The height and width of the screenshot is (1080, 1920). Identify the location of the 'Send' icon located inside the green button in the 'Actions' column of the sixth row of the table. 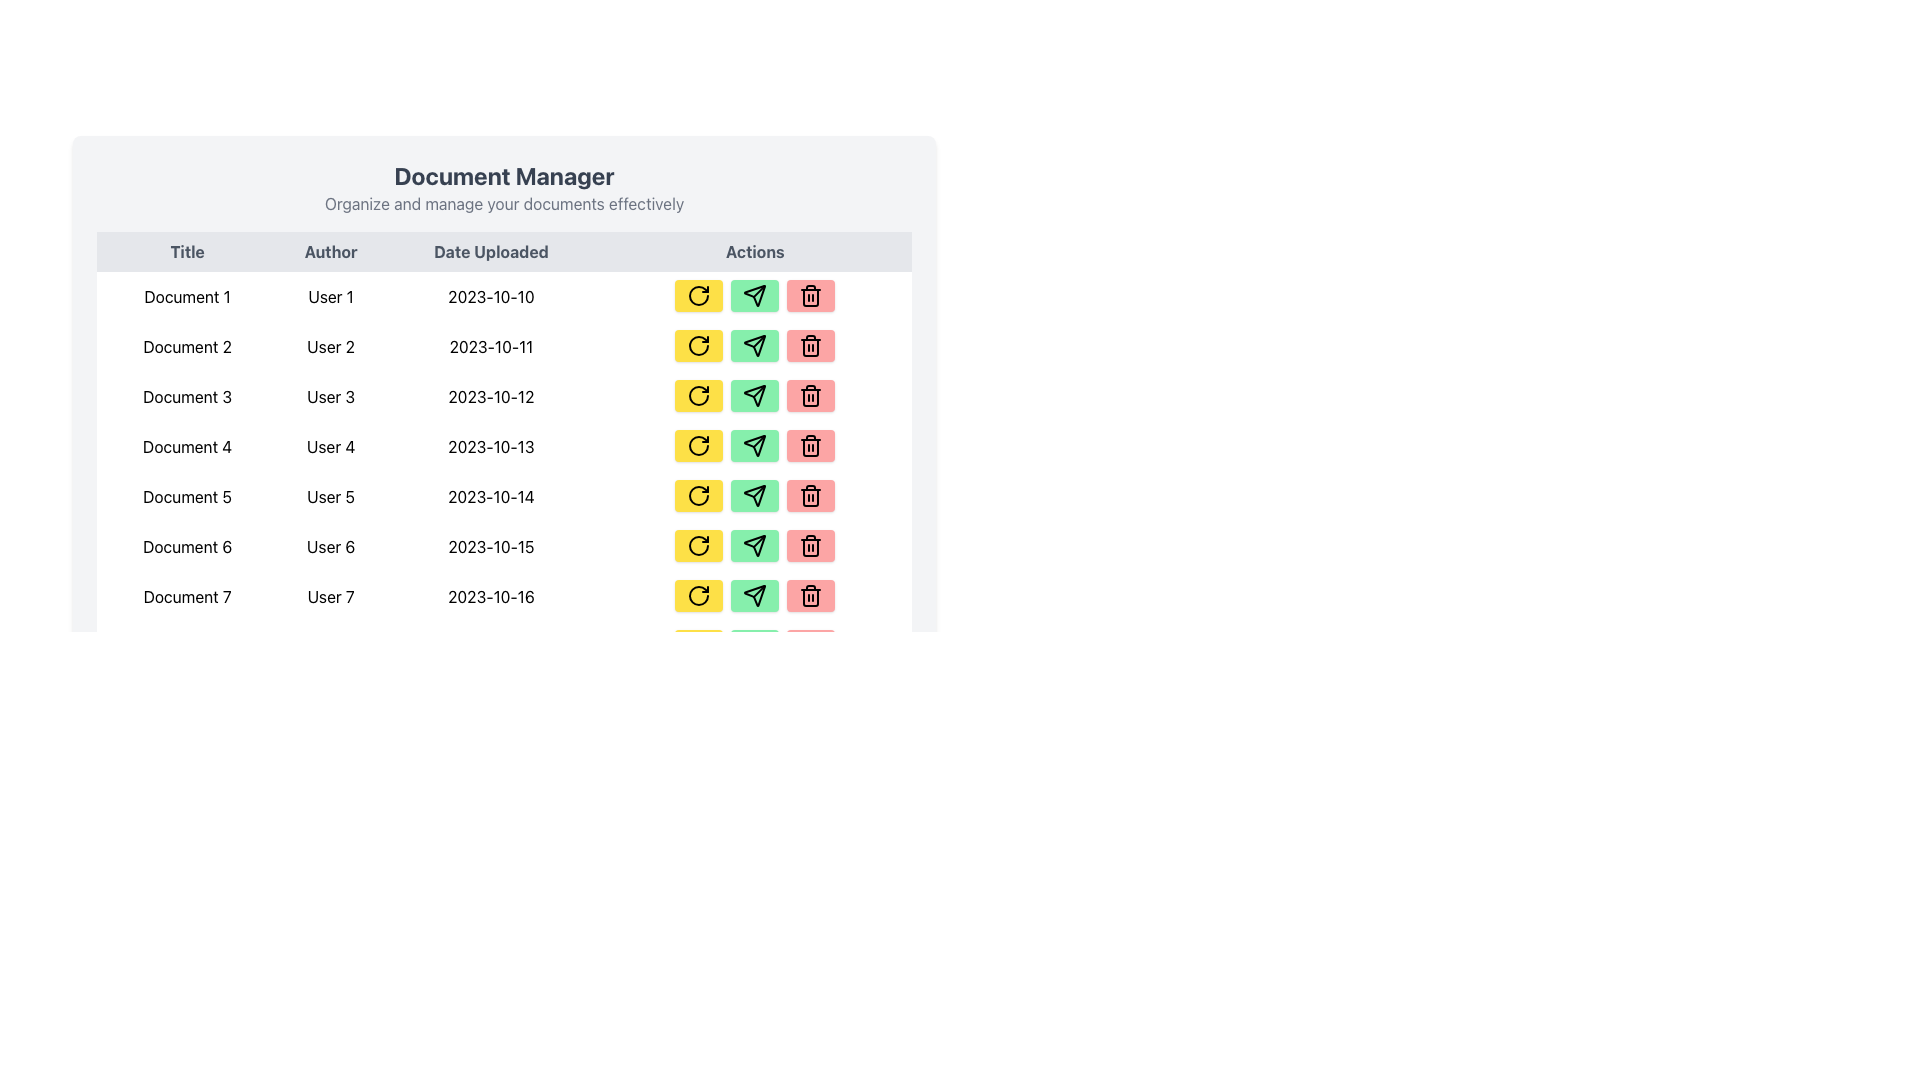
(754, 345).